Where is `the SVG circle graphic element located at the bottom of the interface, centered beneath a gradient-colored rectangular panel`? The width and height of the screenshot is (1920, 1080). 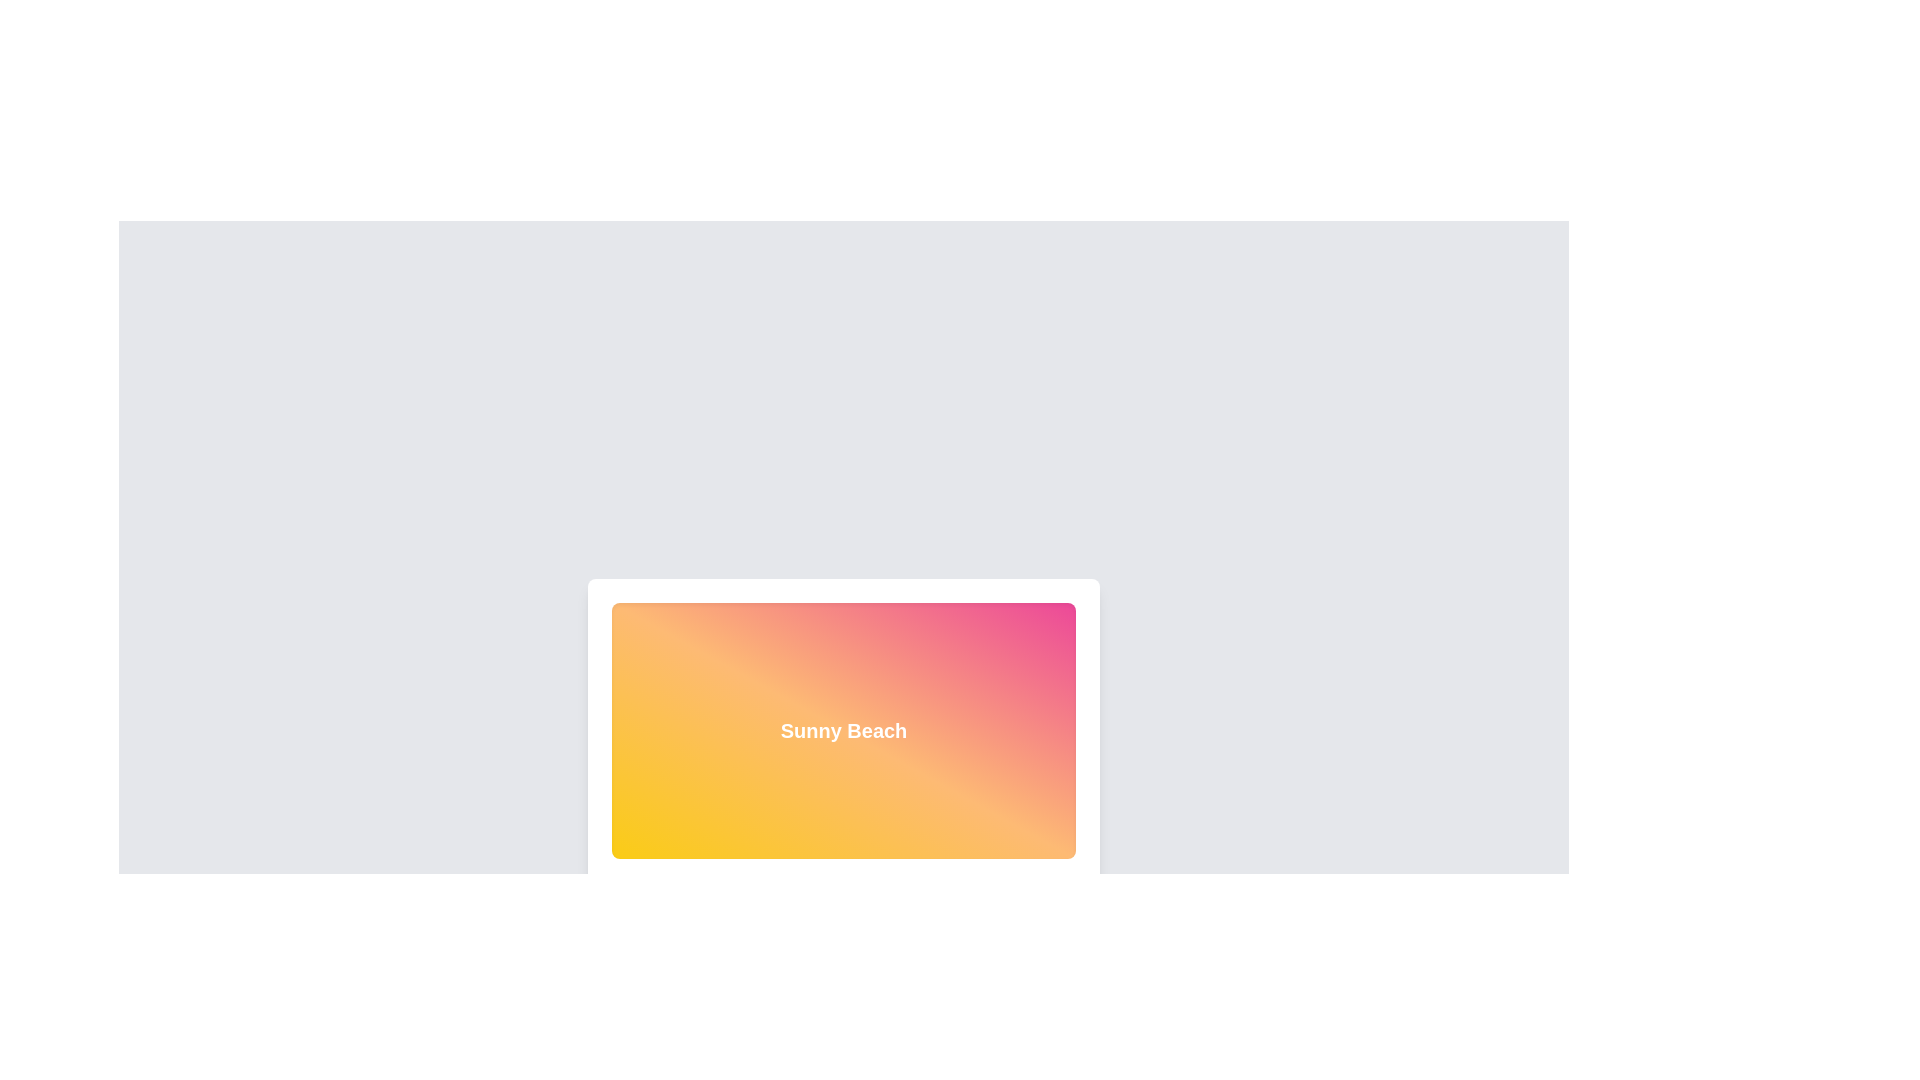
the SVG circle graphic element located at the bottom of the interface, centered beneath a gradient-colored rectangular panel is located at coordinates (844, 887).